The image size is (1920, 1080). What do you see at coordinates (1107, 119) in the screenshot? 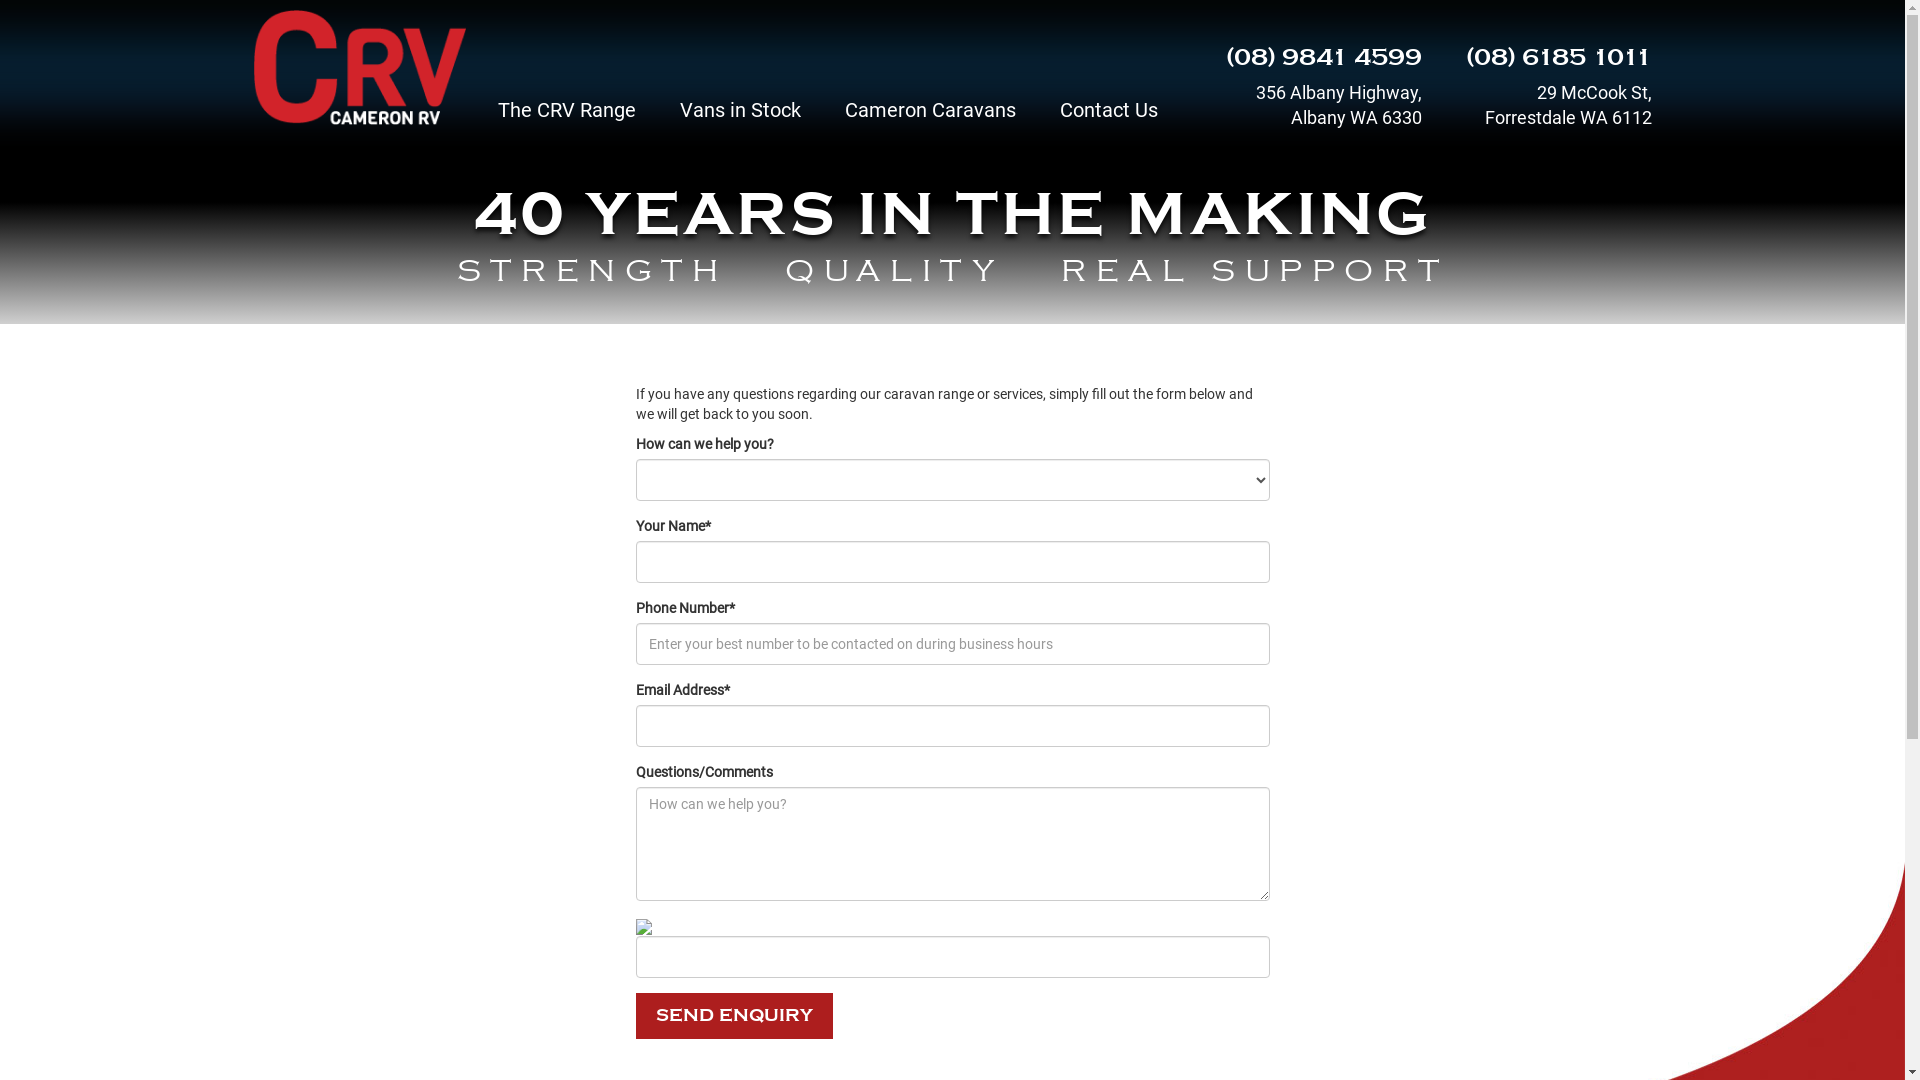
I see `'Contact Us'` at bounding box center [1107, 119].